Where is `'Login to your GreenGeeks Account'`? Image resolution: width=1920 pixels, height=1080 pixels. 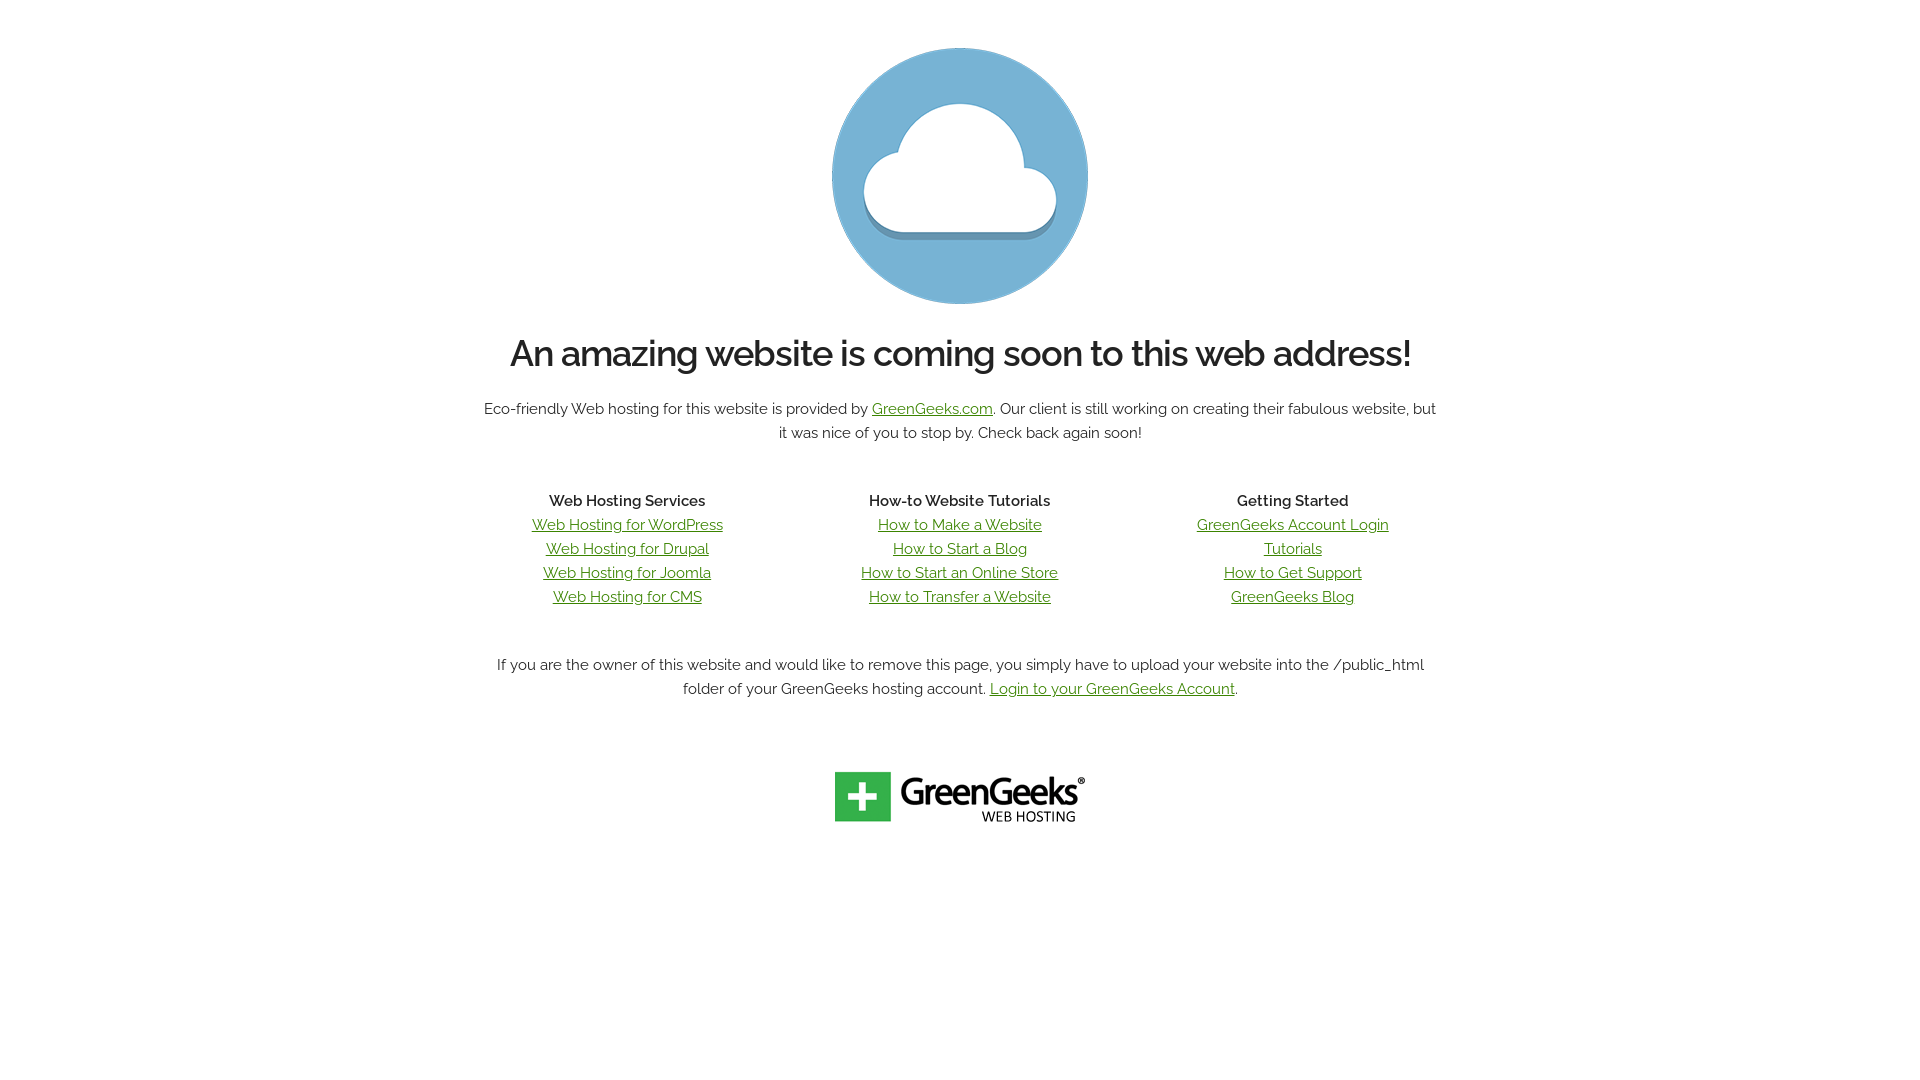
'Login to your GreenGeeks Account' is located at coordinates (989, 688).